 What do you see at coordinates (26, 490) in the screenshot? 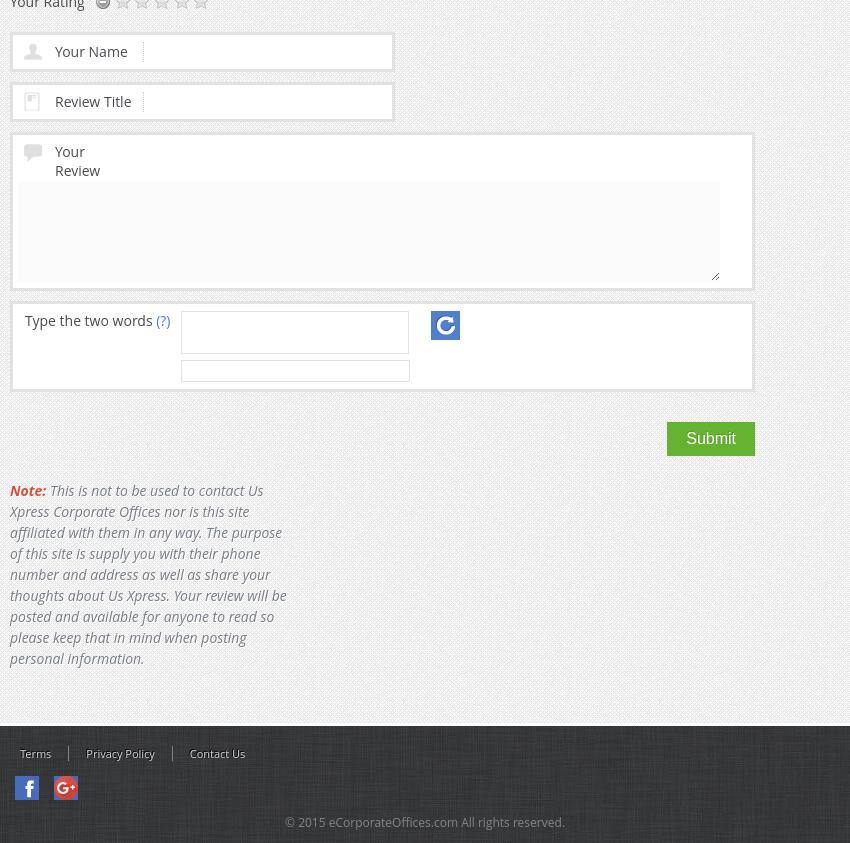
I see `'Note:'` at bounding box center [26, 490].